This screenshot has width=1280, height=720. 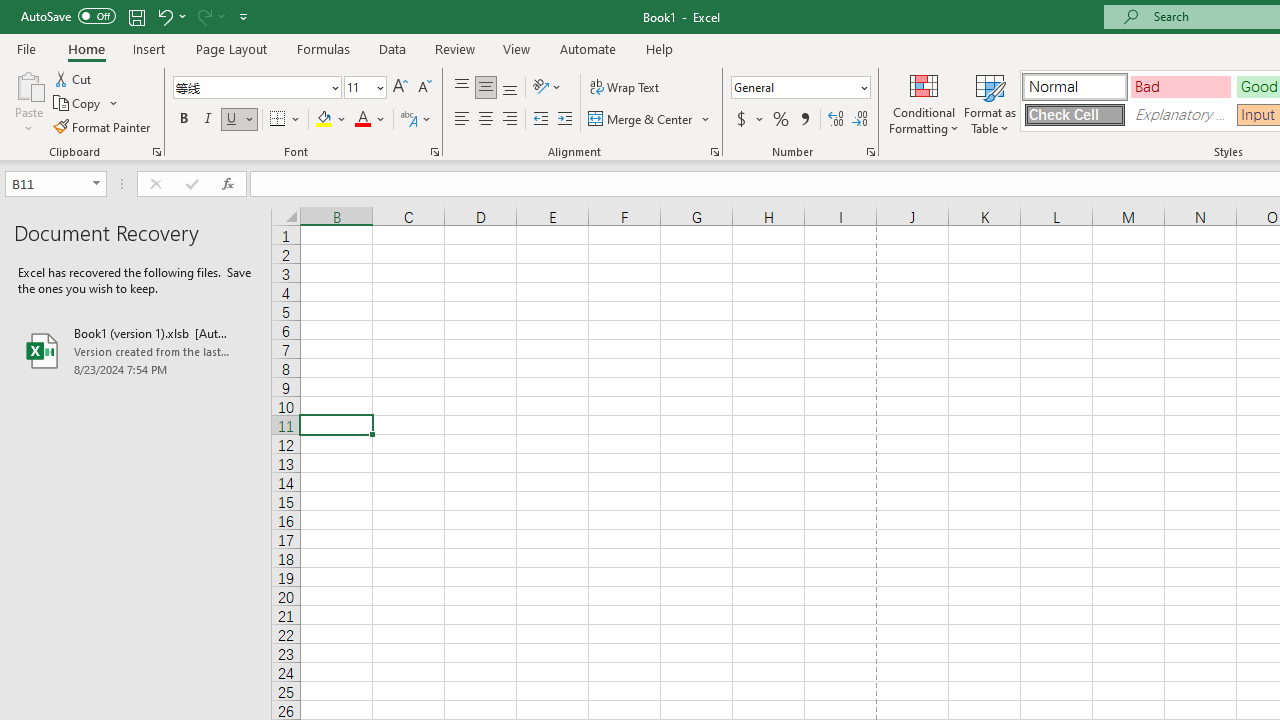 I want to click on 'Save', so click(x=135, y=16).